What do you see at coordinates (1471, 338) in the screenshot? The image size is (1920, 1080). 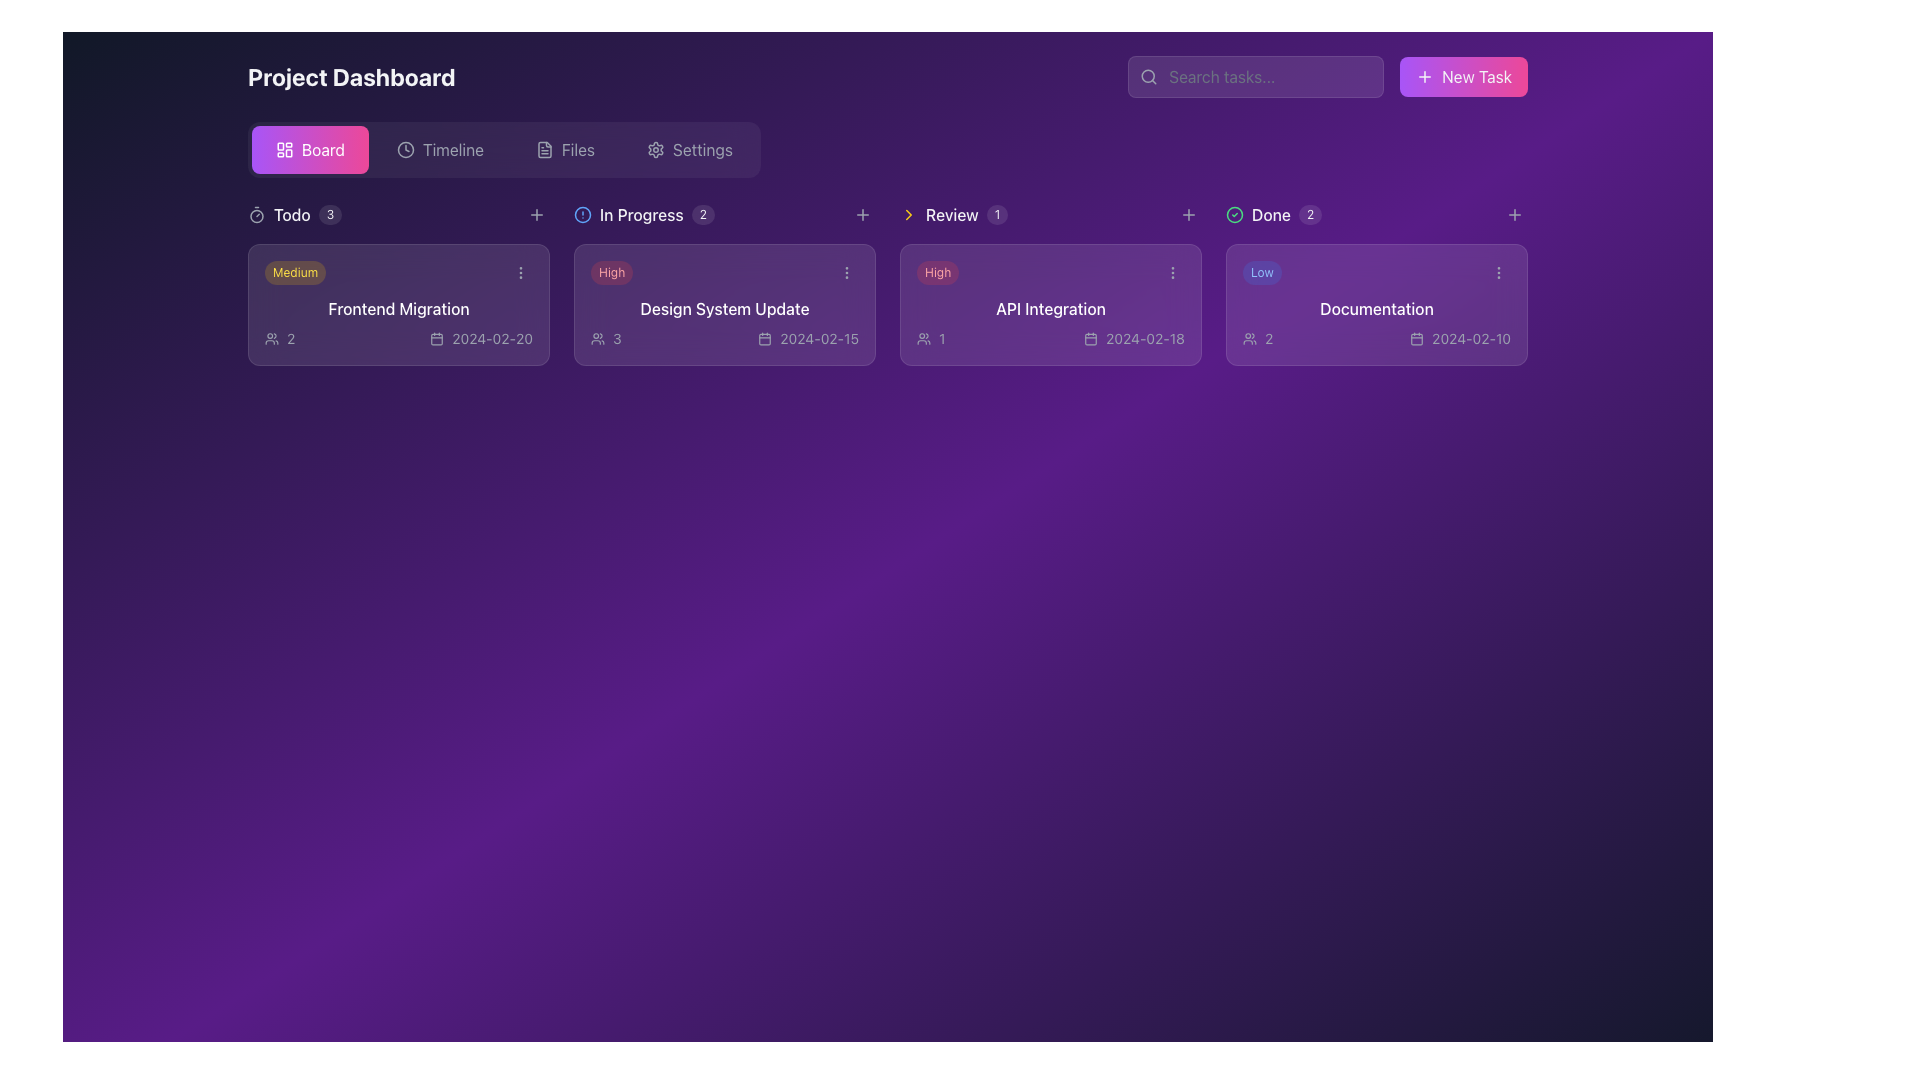 I see `the text label displaying the date '2024-02-10'` at bounding box center [1471, 338].